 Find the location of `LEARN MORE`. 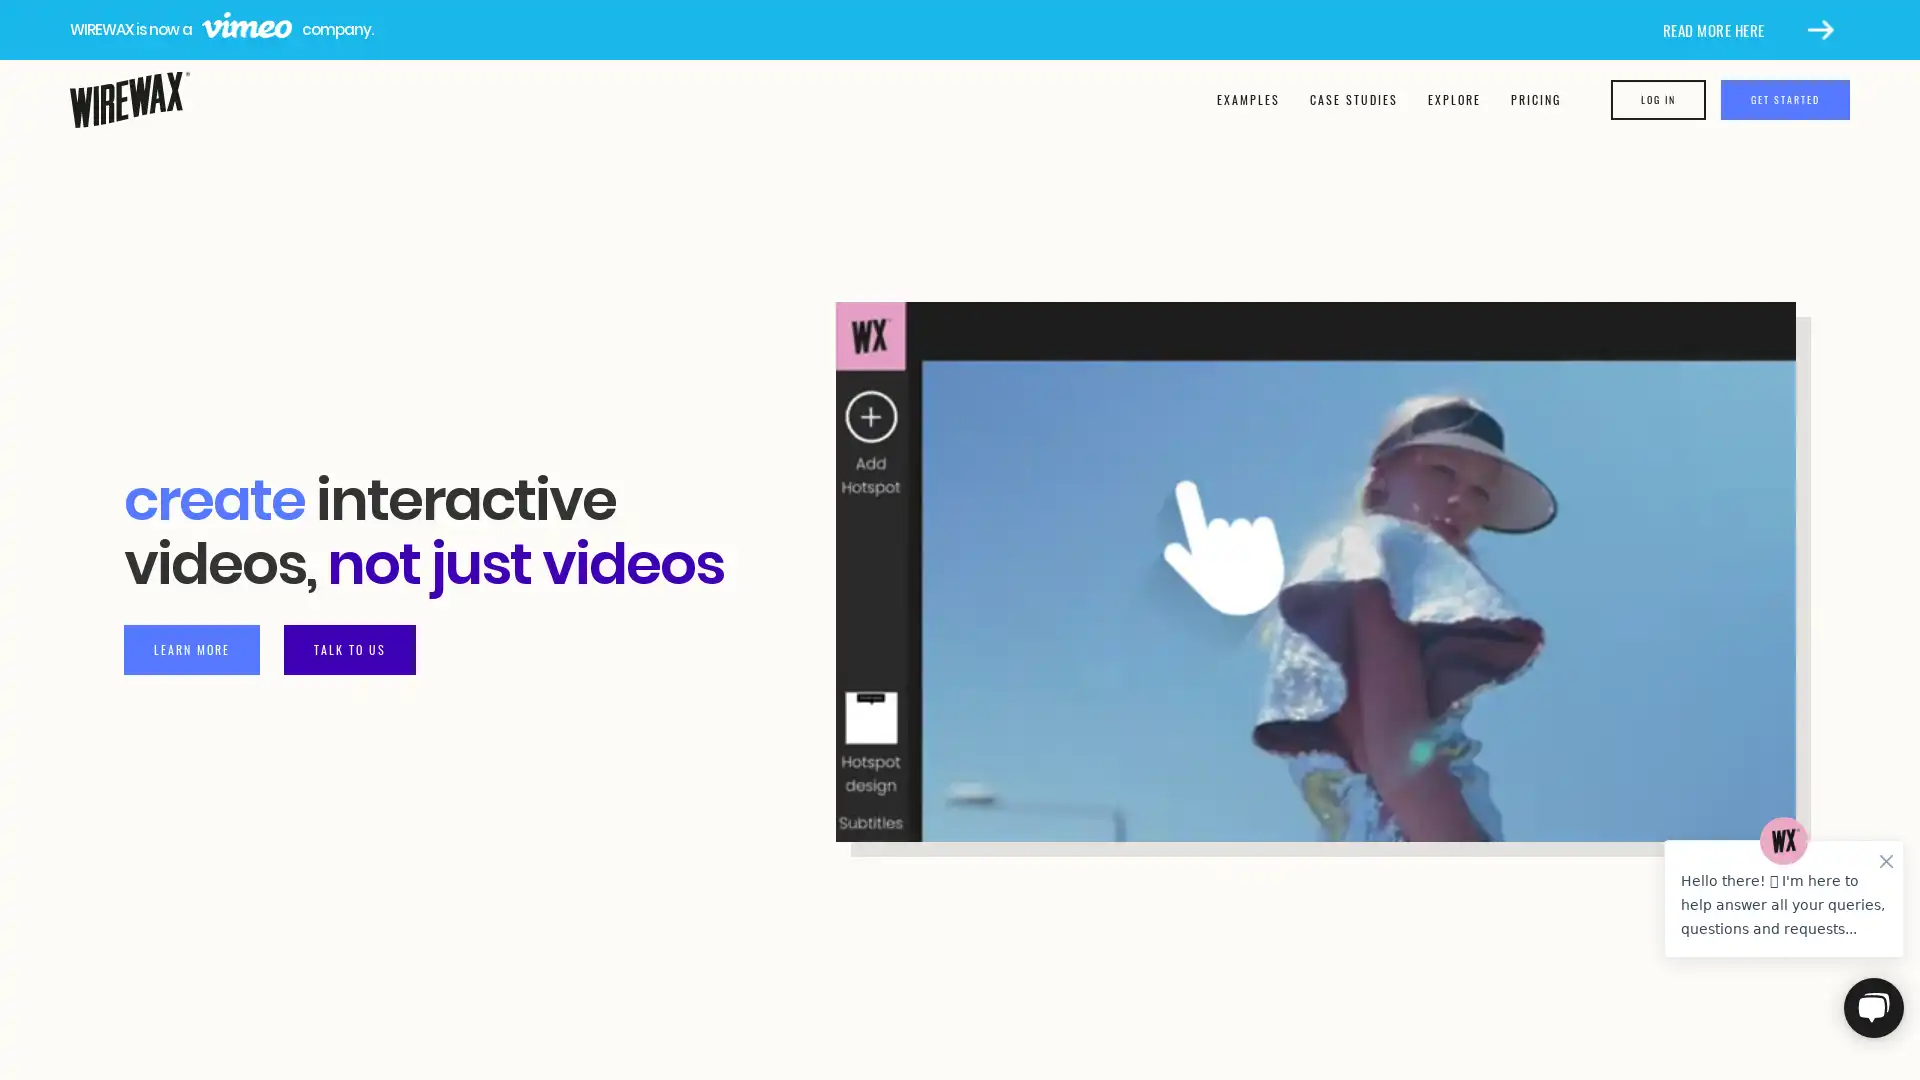

LEARN MORE is located at coordinates (192, 648).